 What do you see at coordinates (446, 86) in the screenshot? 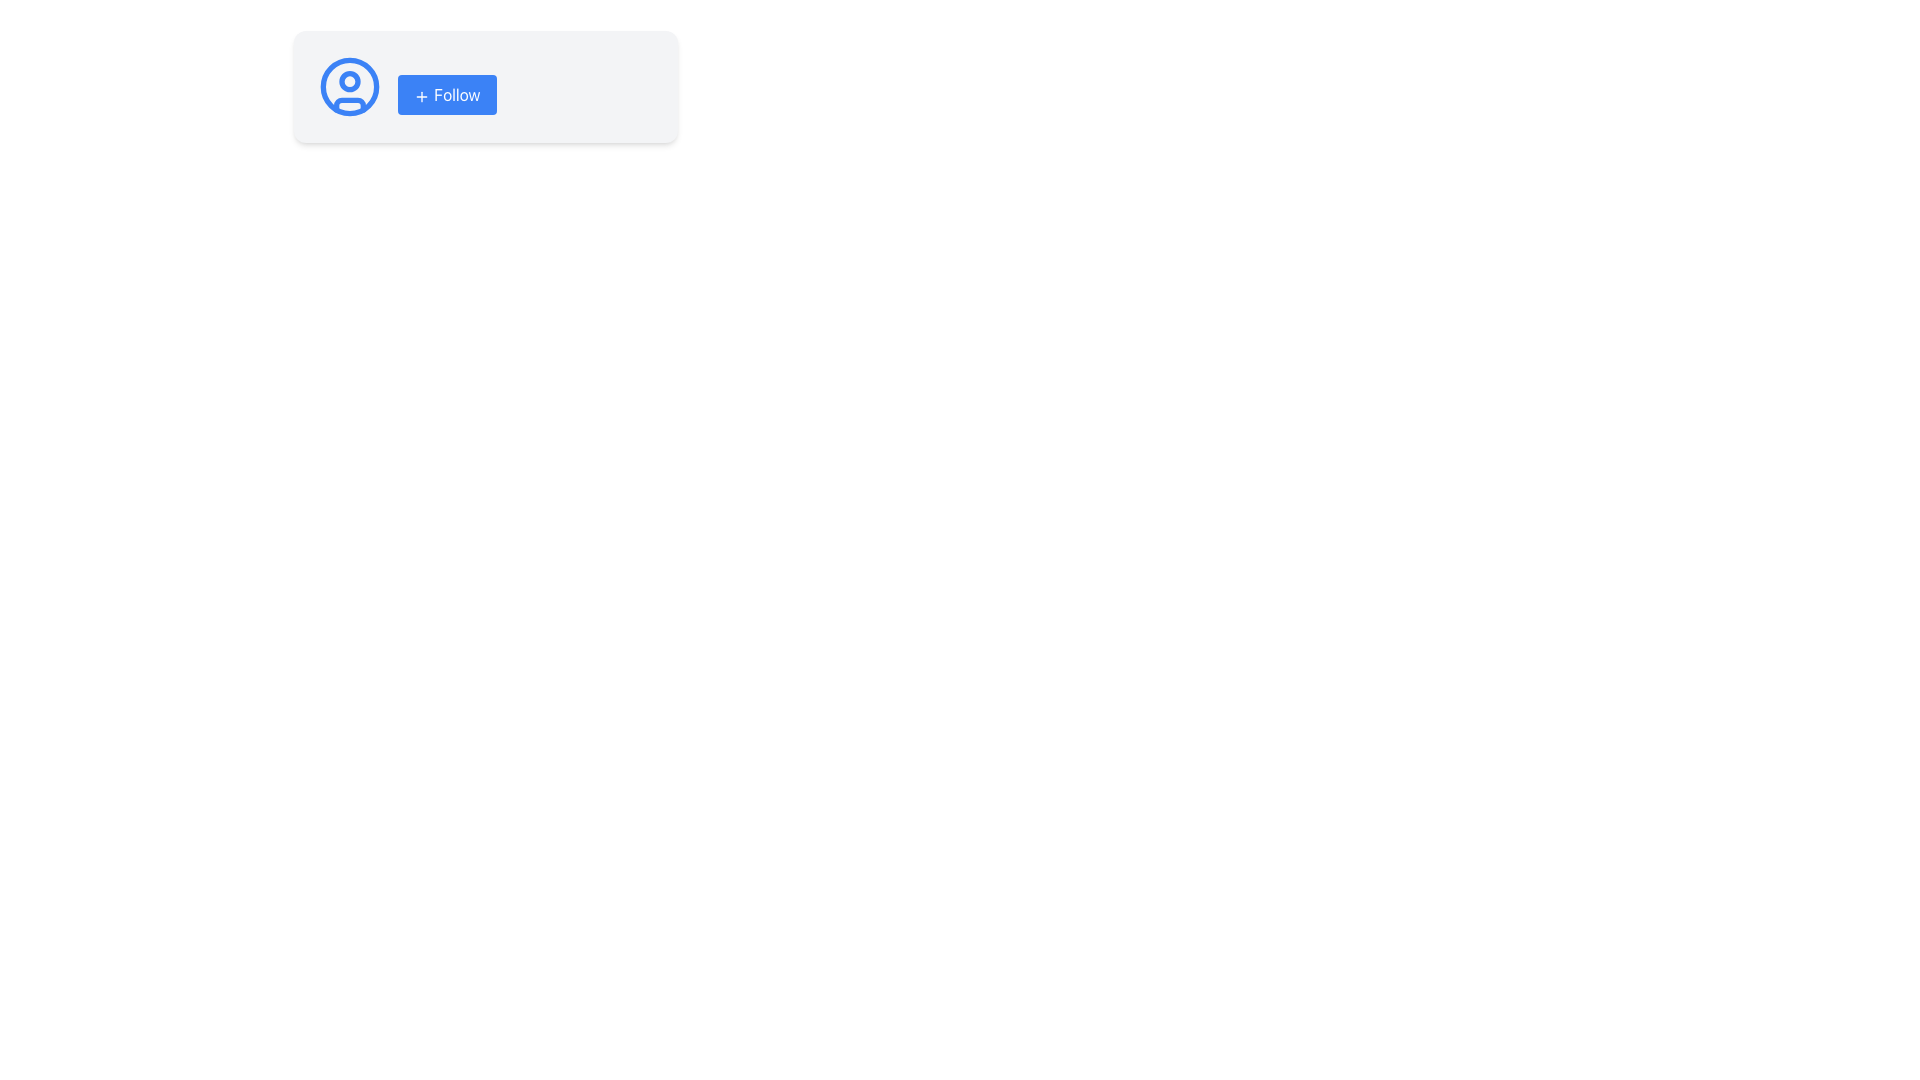
I see `the blue button with rounded corners labeled '+ Follow'` at bounding box center [446, 86].